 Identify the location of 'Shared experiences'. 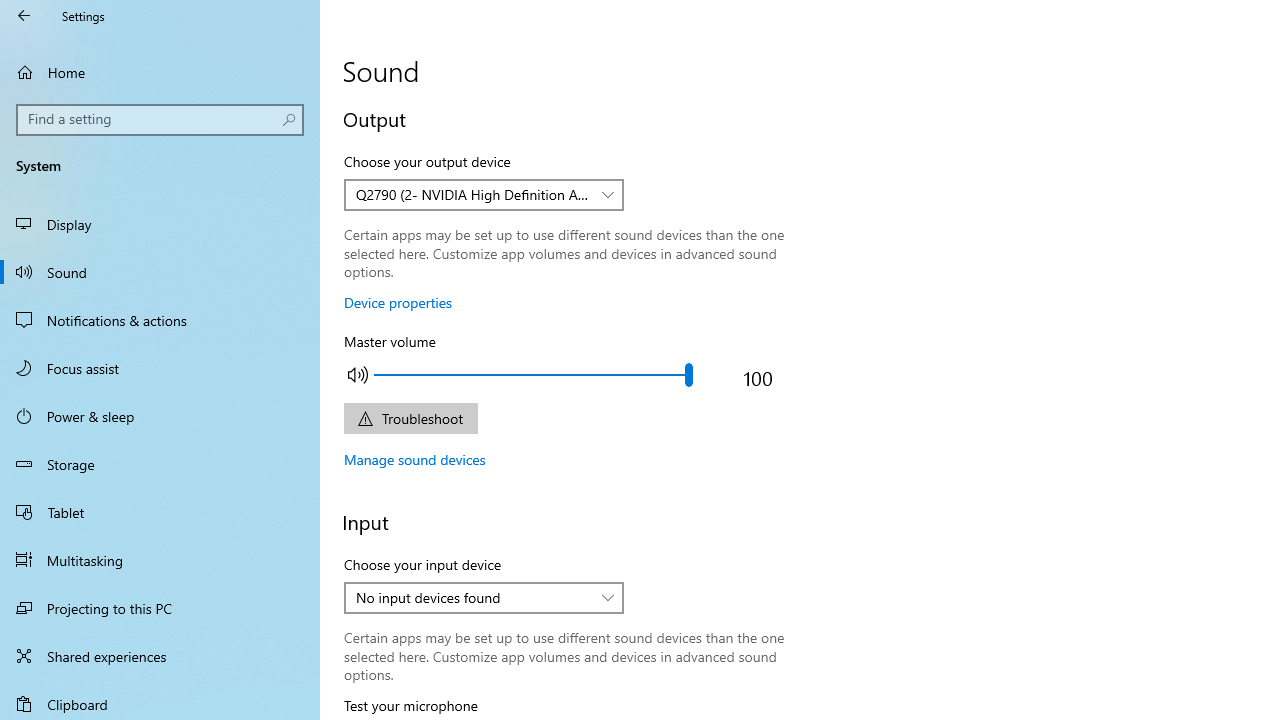
(160, 655).